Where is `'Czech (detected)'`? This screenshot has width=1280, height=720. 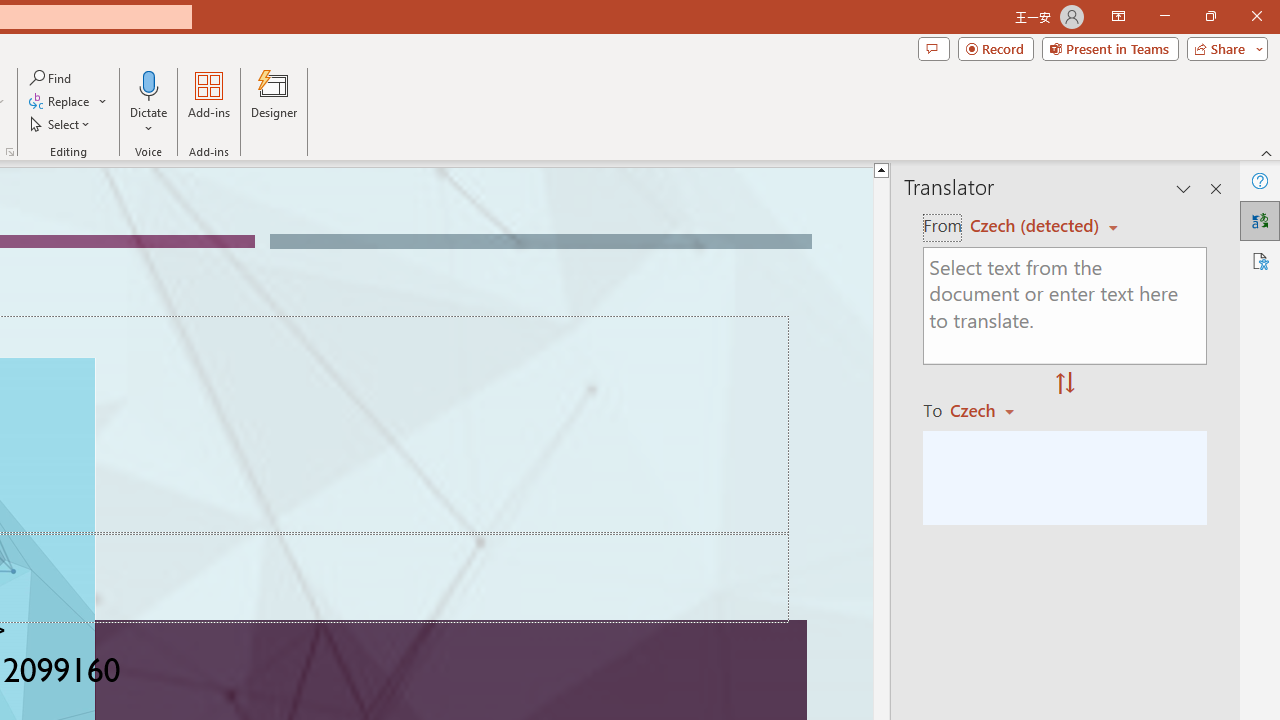 'Czech (detected)' is located at coordinates (1037, 225).